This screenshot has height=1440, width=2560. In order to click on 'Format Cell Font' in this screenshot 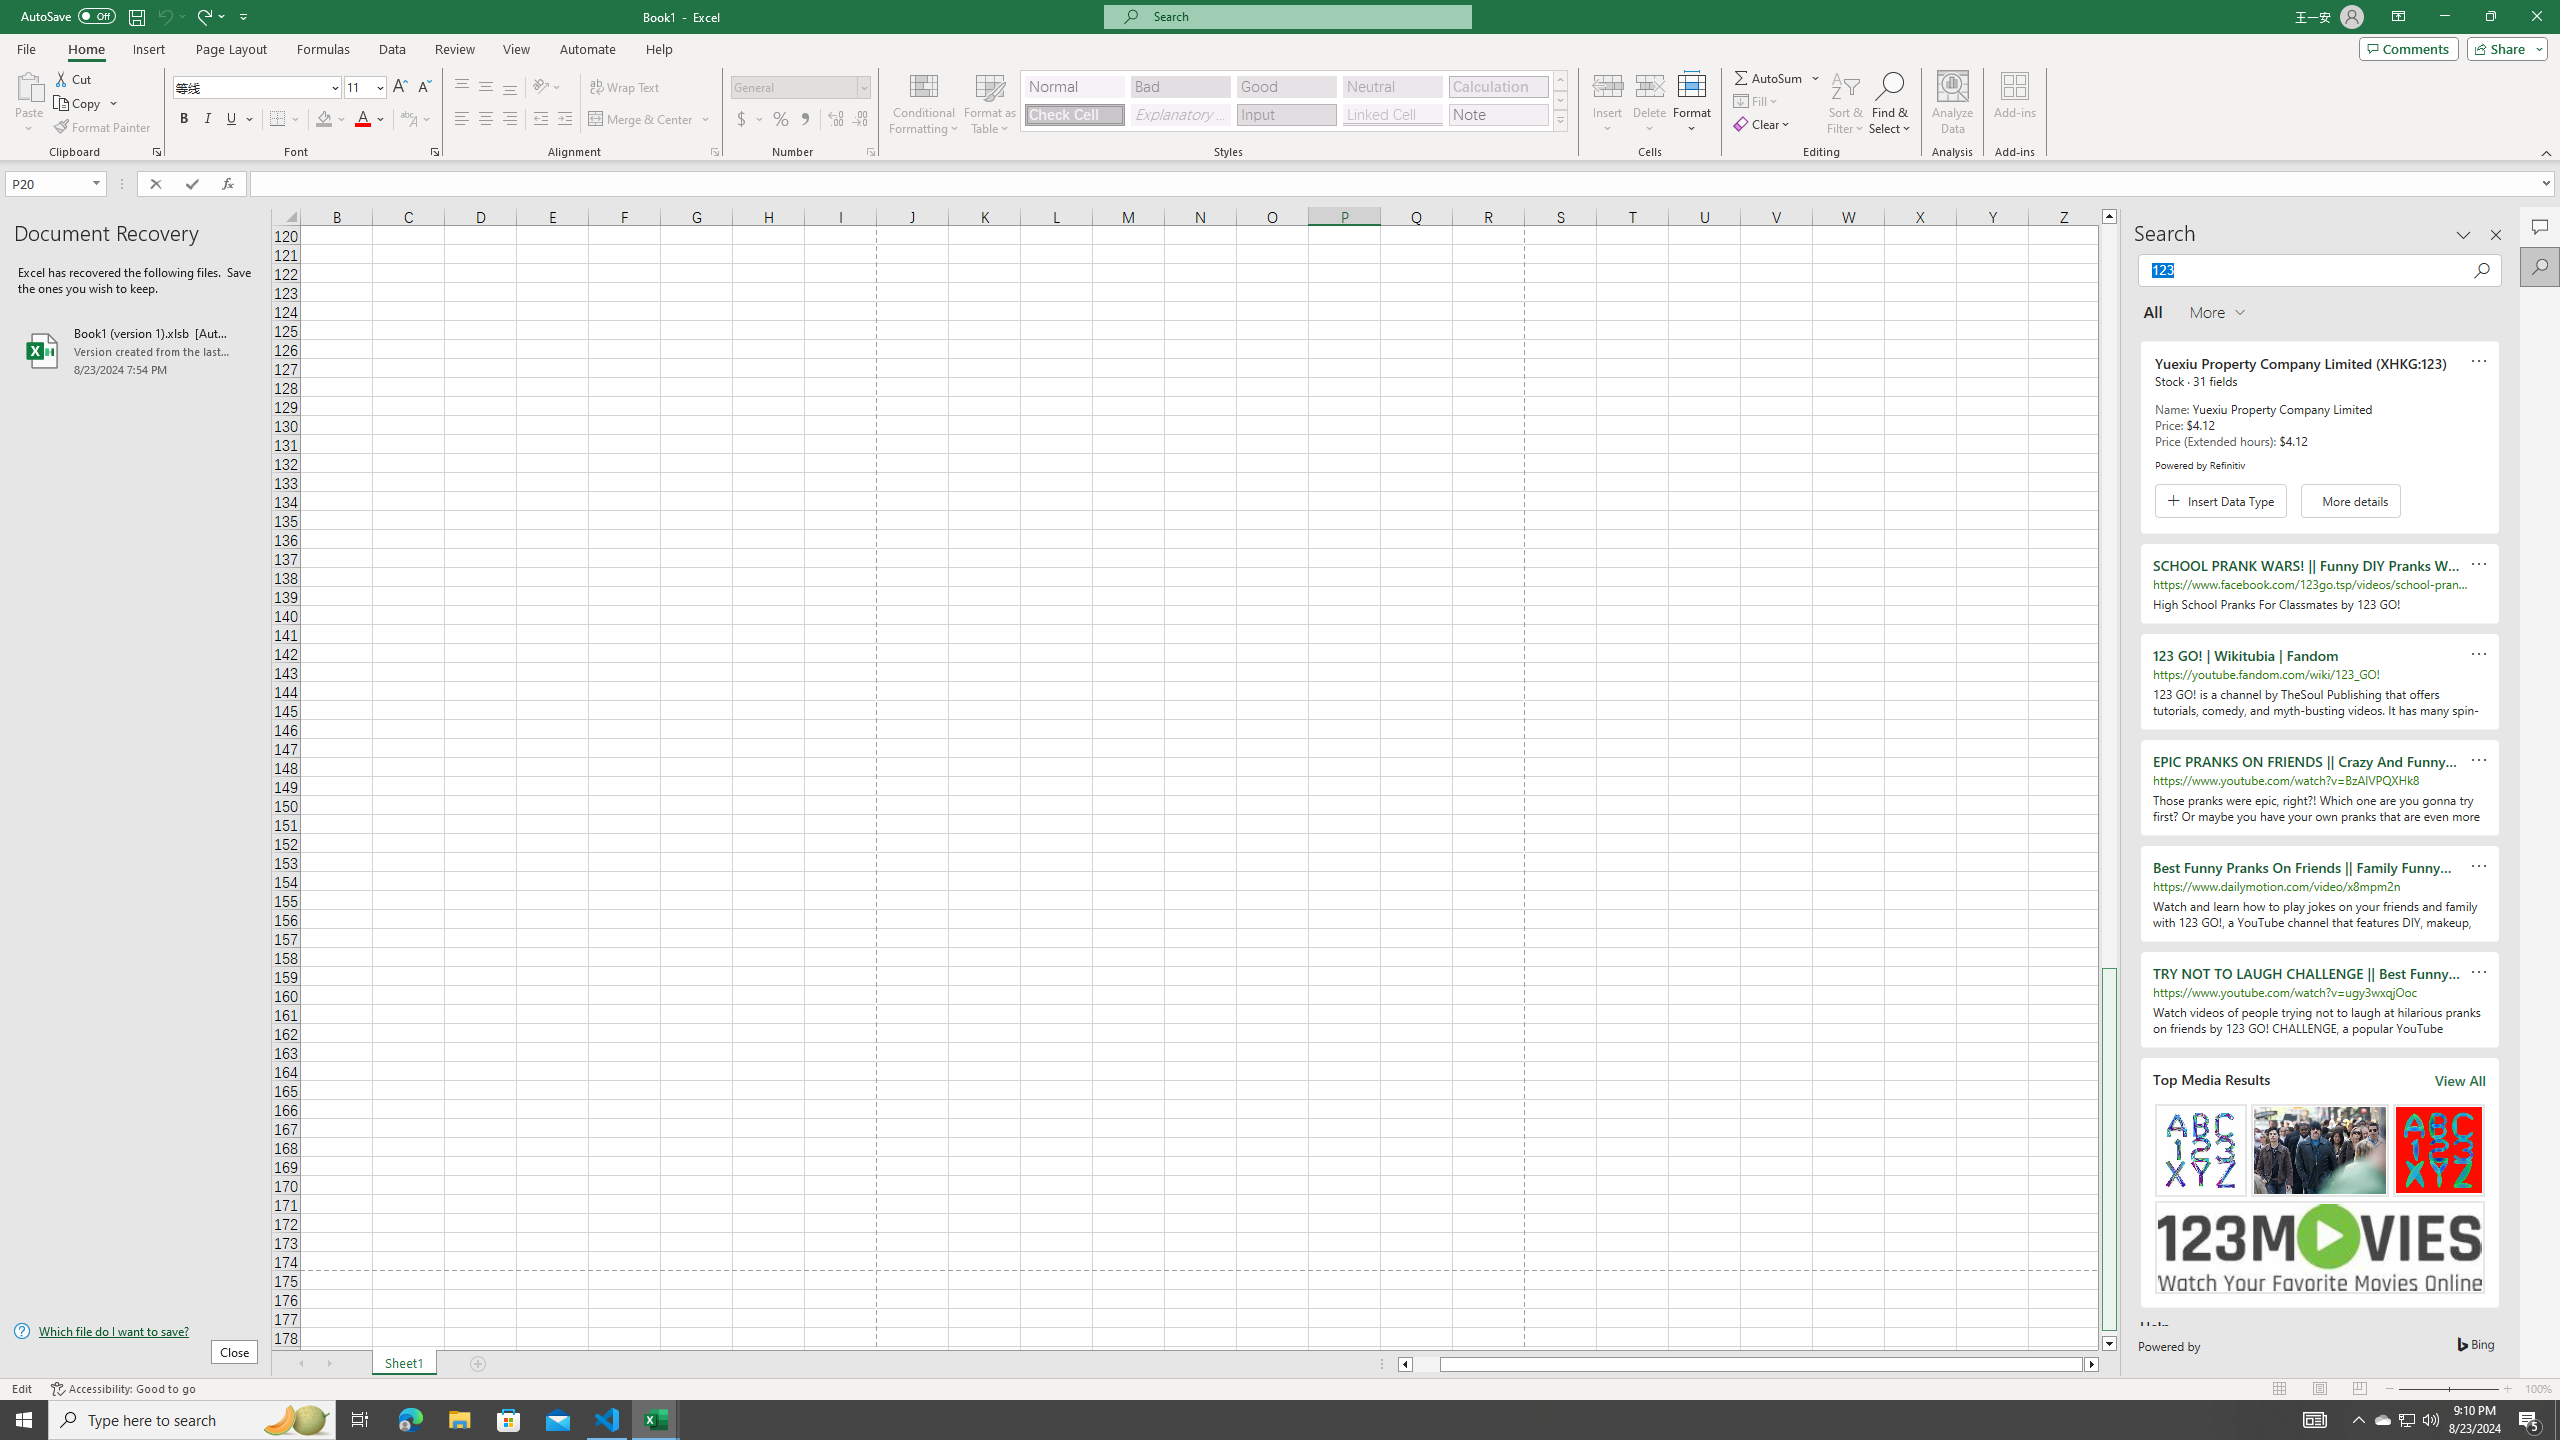, I will do `click(435, 150)`.